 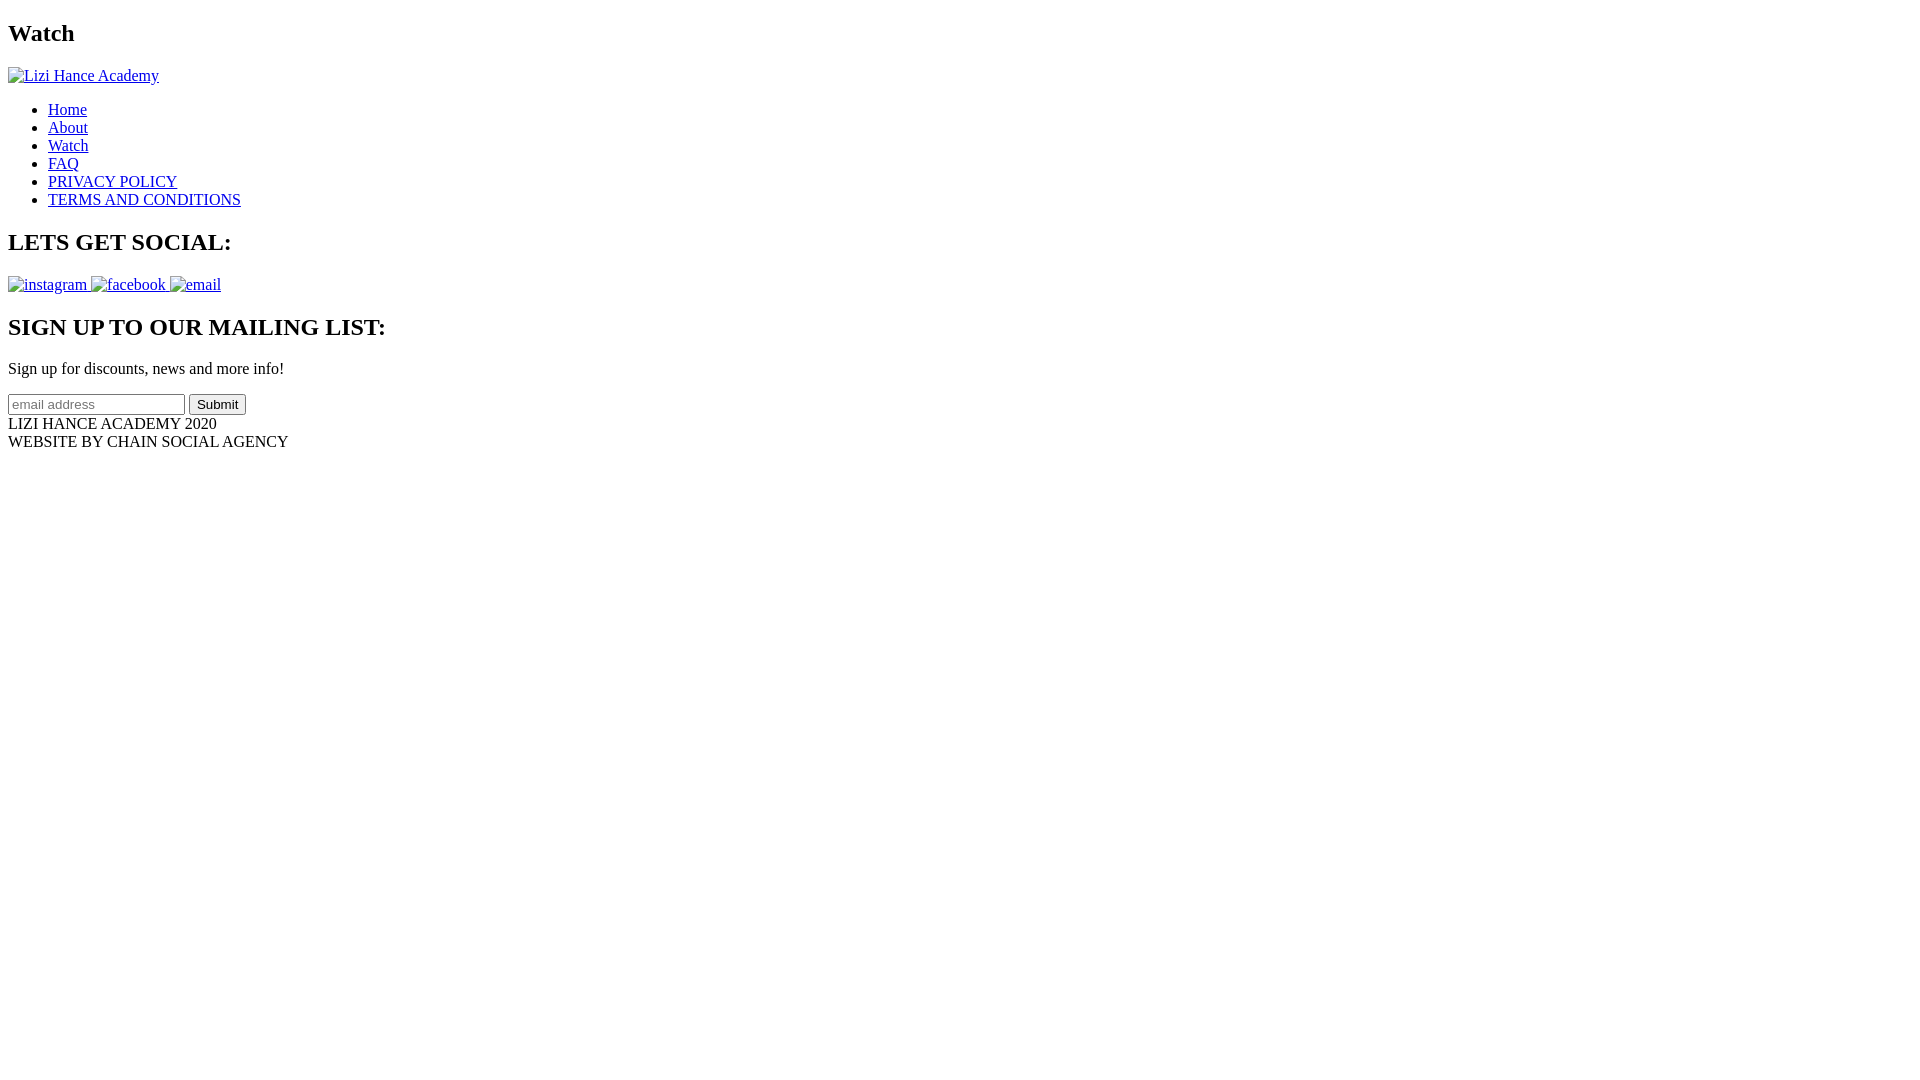 What do you see at coordinates (217, 404) in the screenshot?
I see `'Submit'` at bounding box center [217, 404].